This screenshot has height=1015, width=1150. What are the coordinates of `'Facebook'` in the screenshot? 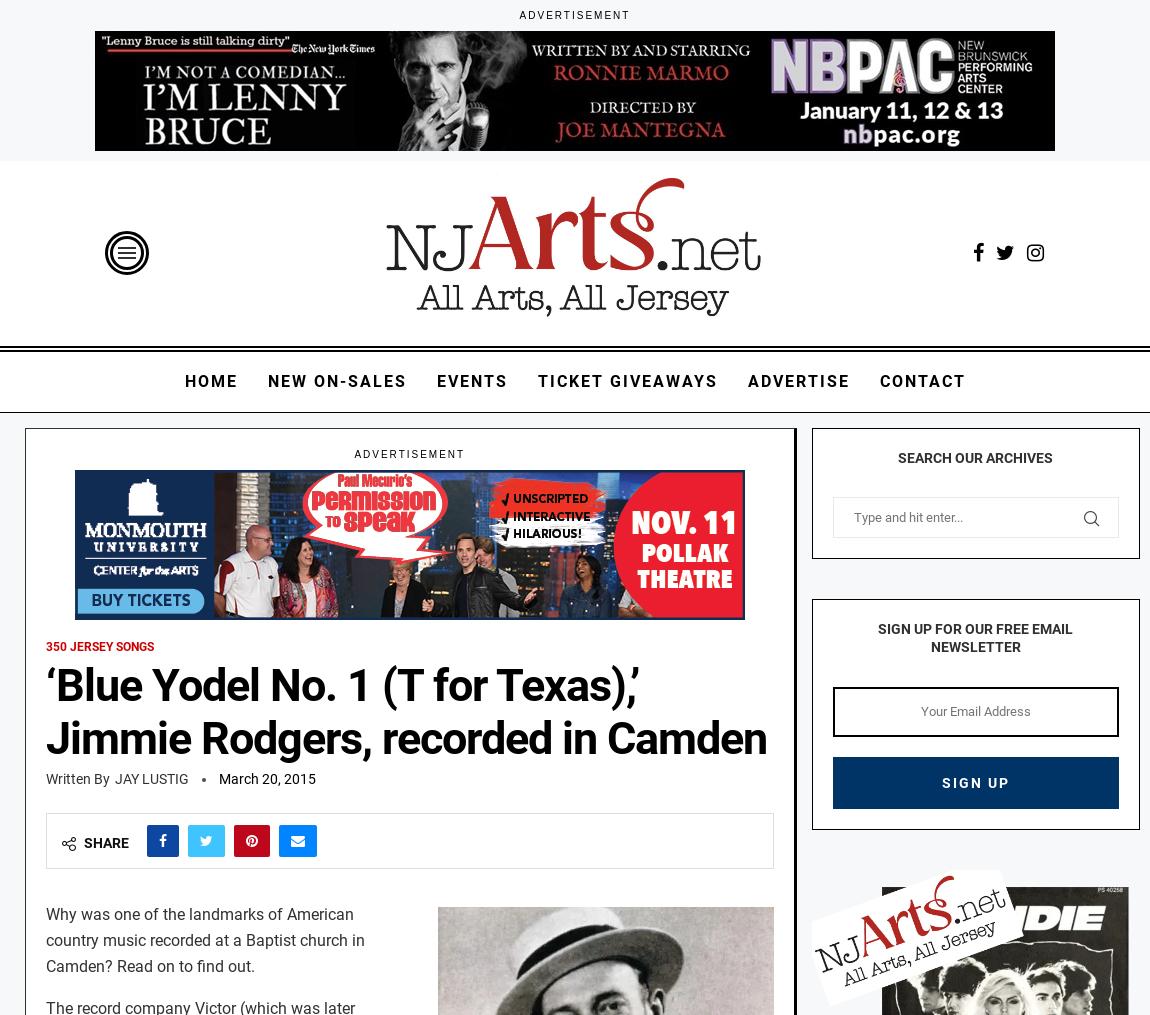 It's located at (161, 890).